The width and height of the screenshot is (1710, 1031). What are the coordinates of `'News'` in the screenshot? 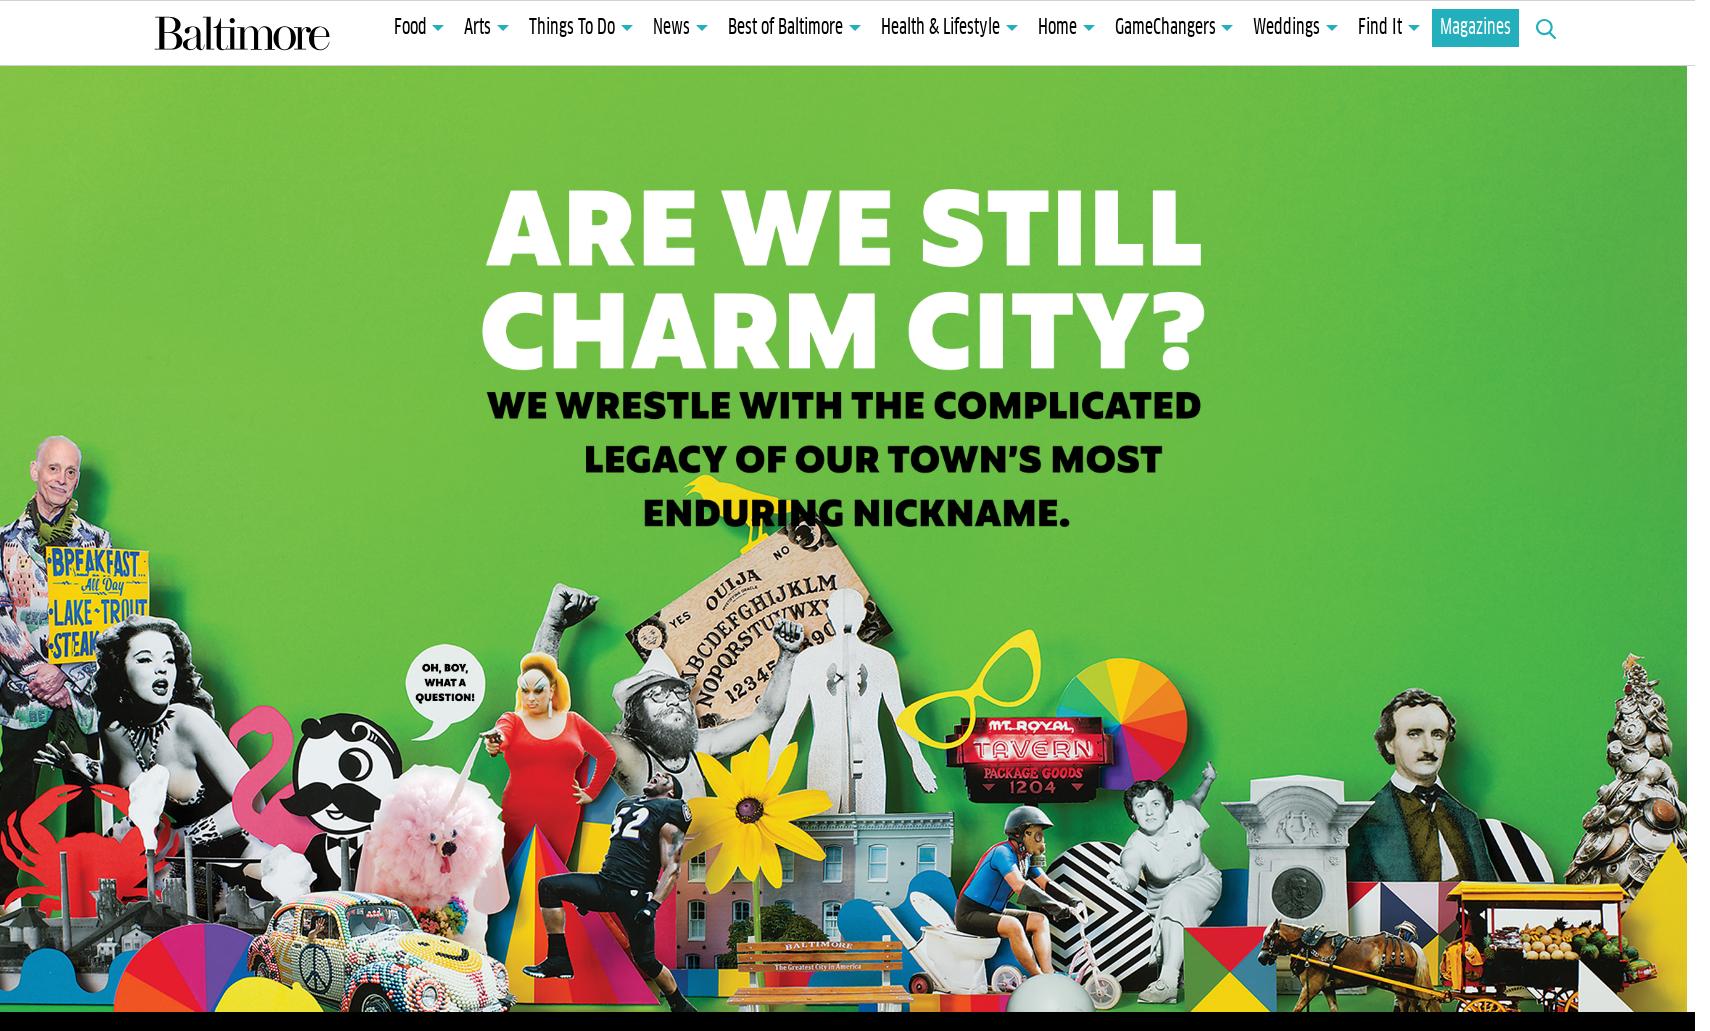 It's located at (671, 28).